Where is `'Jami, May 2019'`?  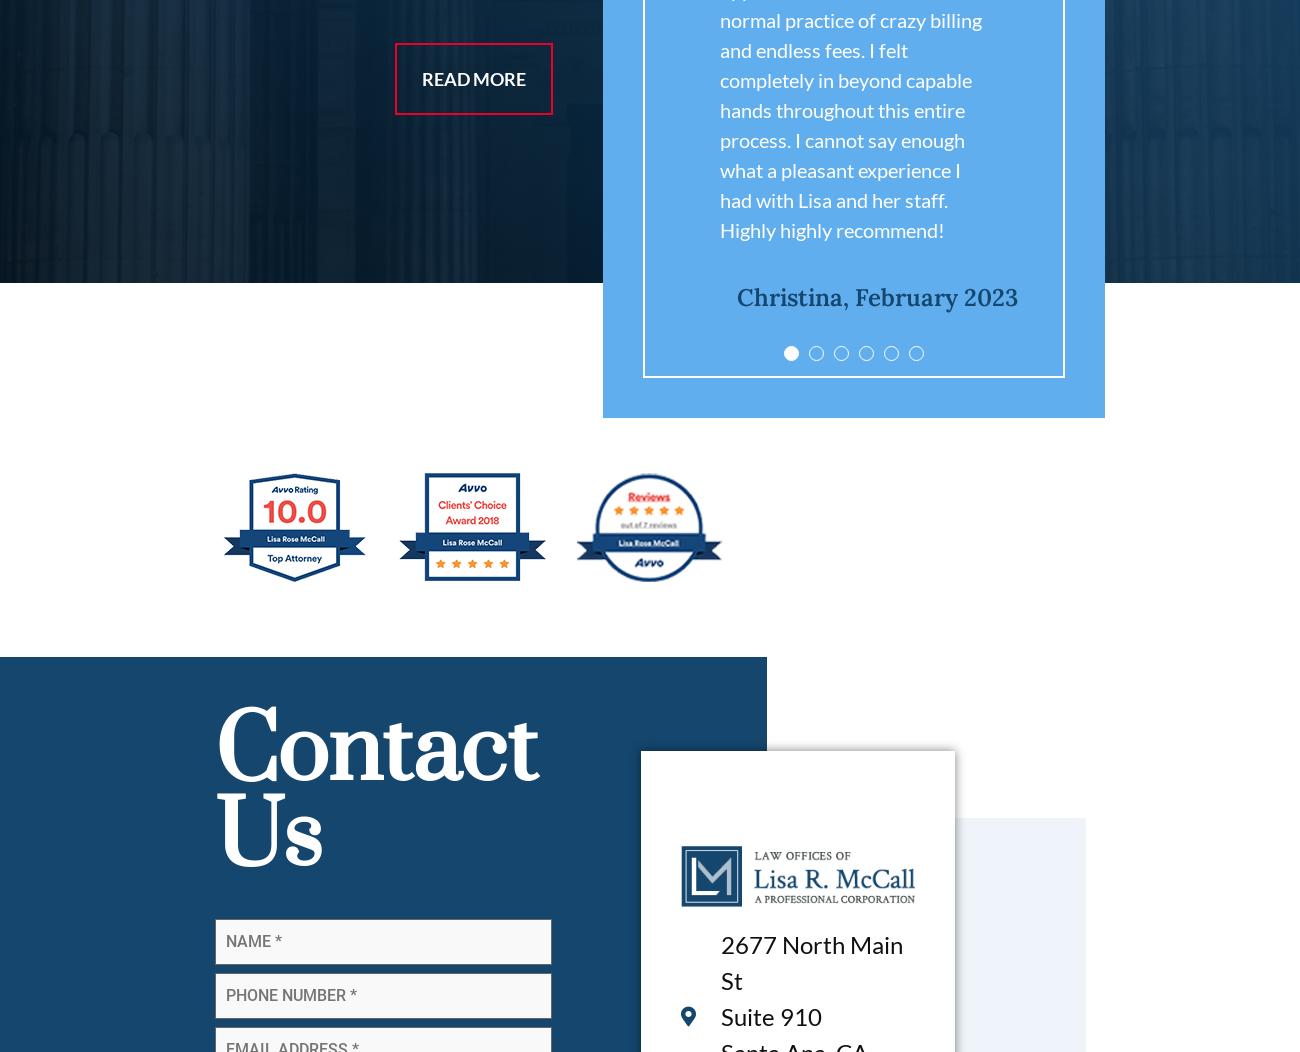
'Jami, May 2019' is located at coordinates (535, 326).